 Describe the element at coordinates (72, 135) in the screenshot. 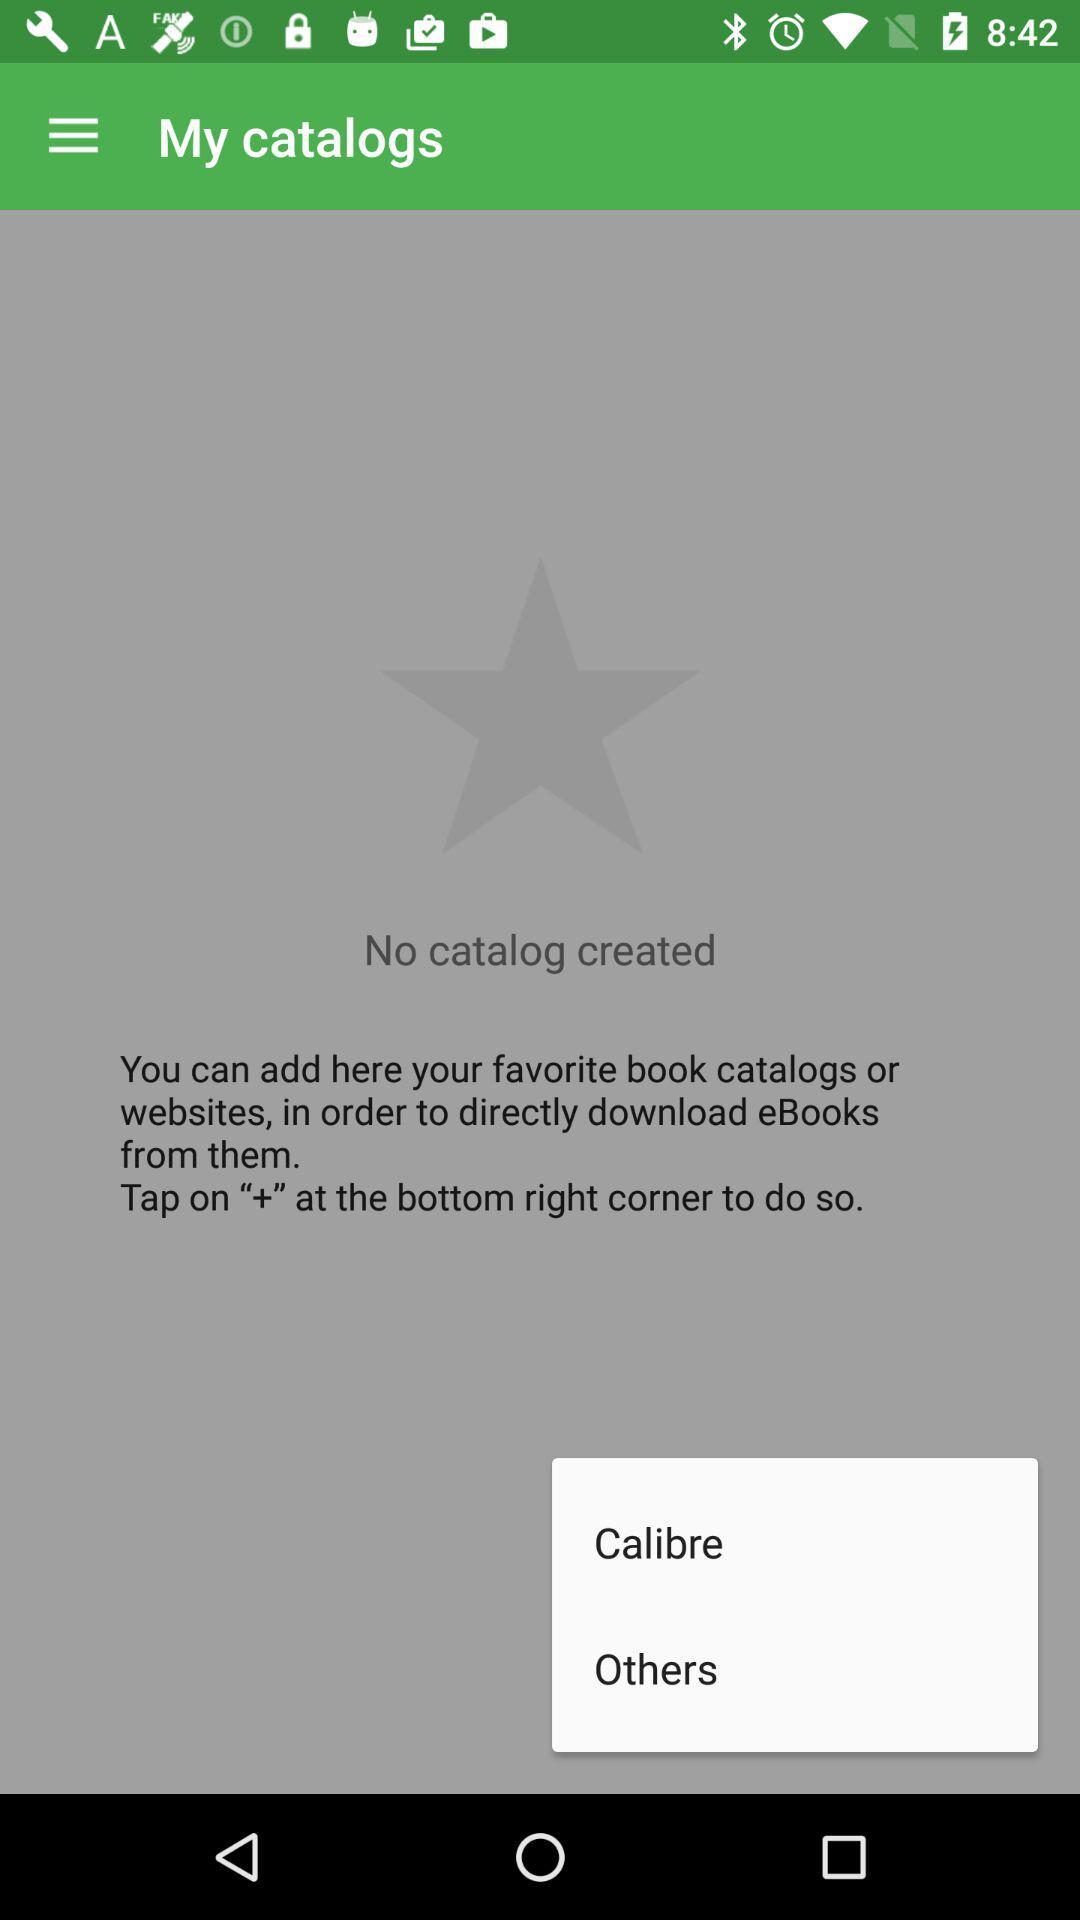

I see `item next to the my catalogs` at that location.